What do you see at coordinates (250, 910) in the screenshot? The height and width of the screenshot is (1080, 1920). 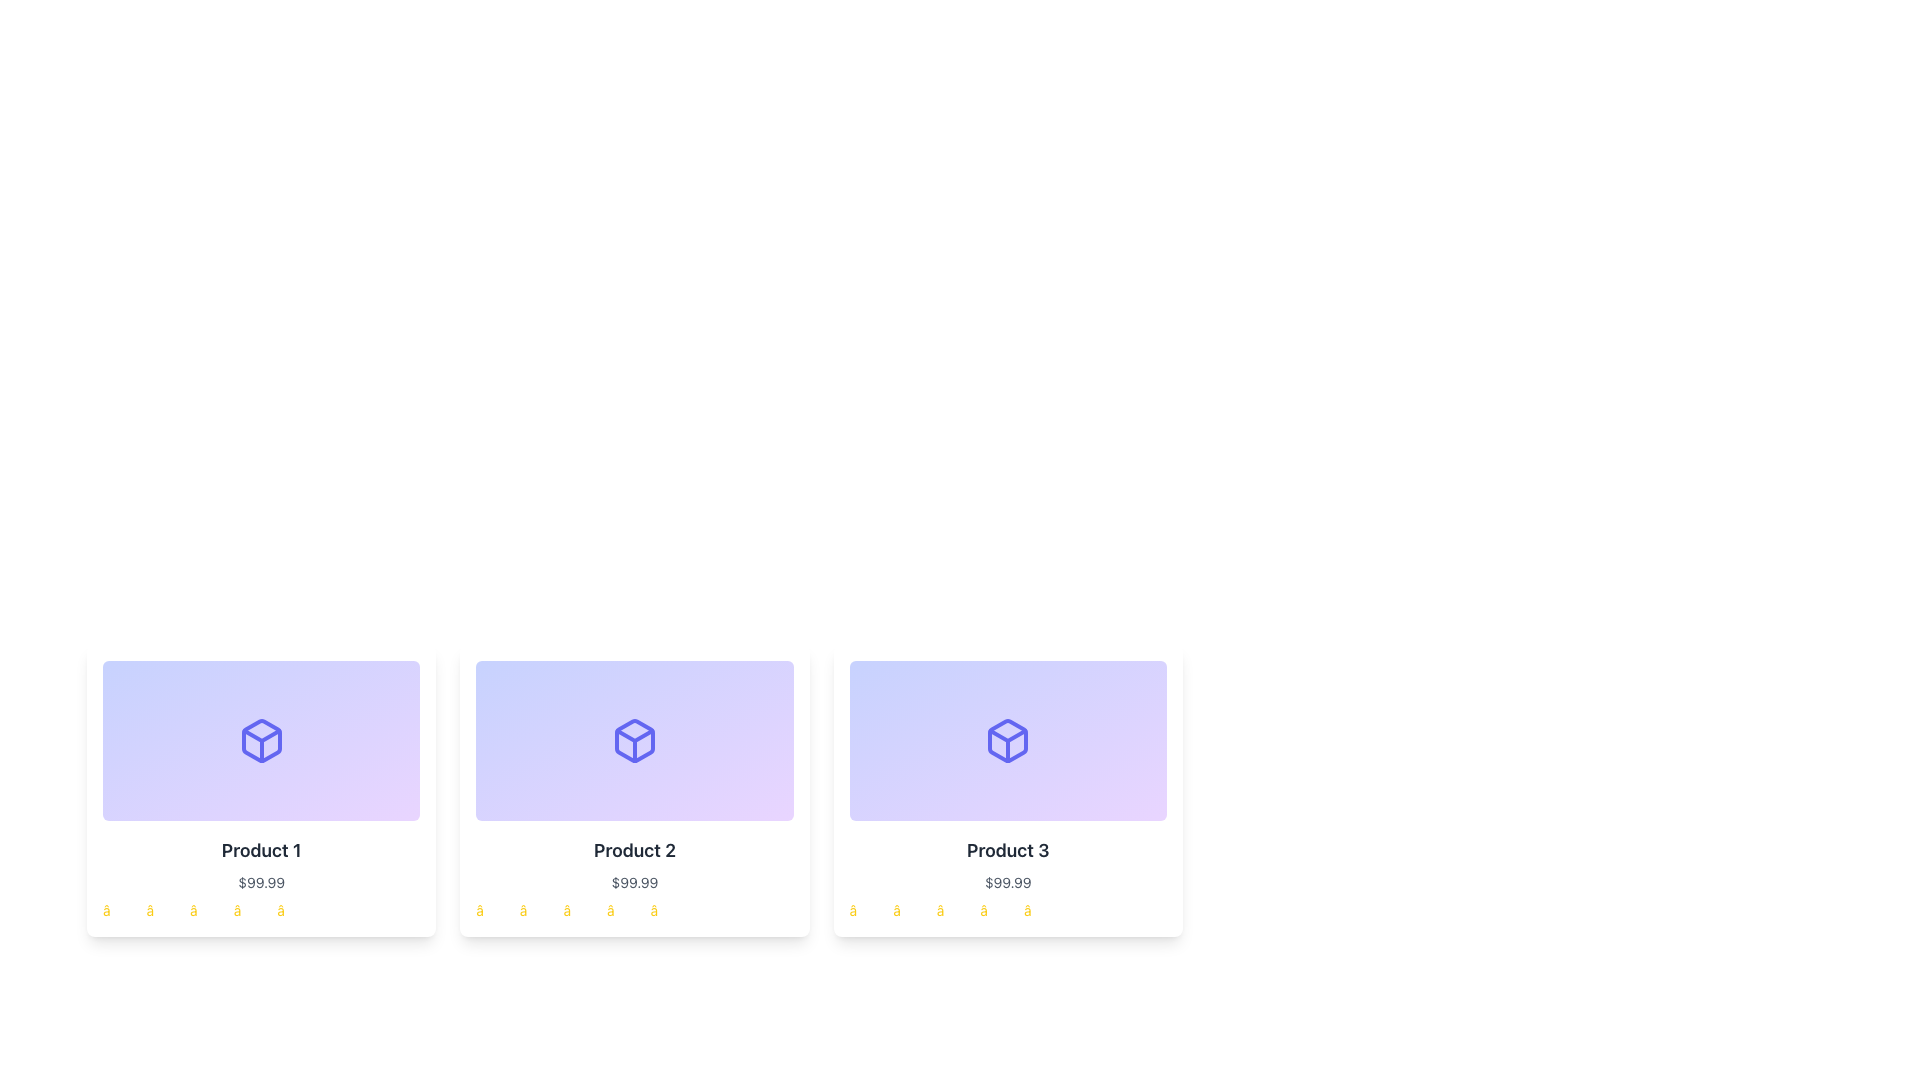 I see `the appearance of the fourth yellow star icon in the rating component of 'Product 1' card` at bounding box center [250, 910].